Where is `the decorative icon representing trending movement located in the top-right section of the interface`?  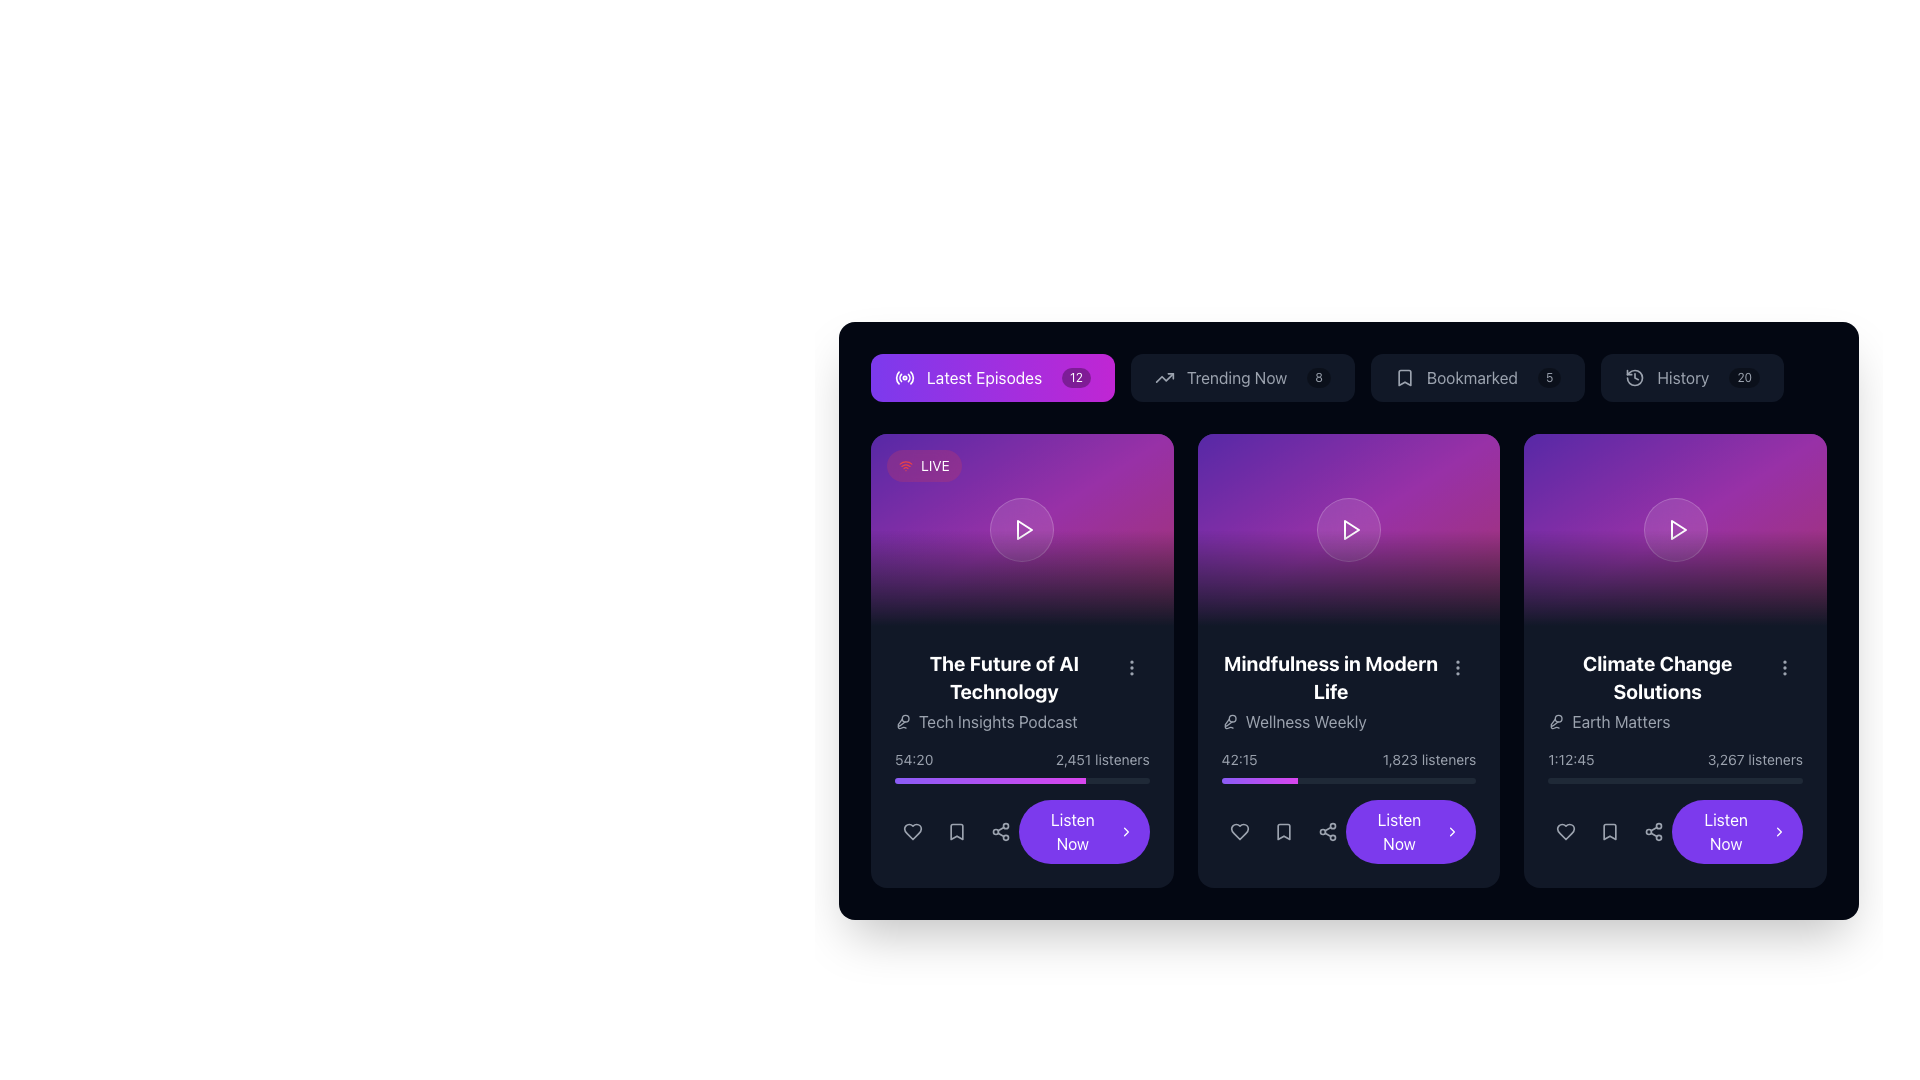 the decorative icon representing trending movement located in the top-right section of the interface is located at coordinates (1164, 378).